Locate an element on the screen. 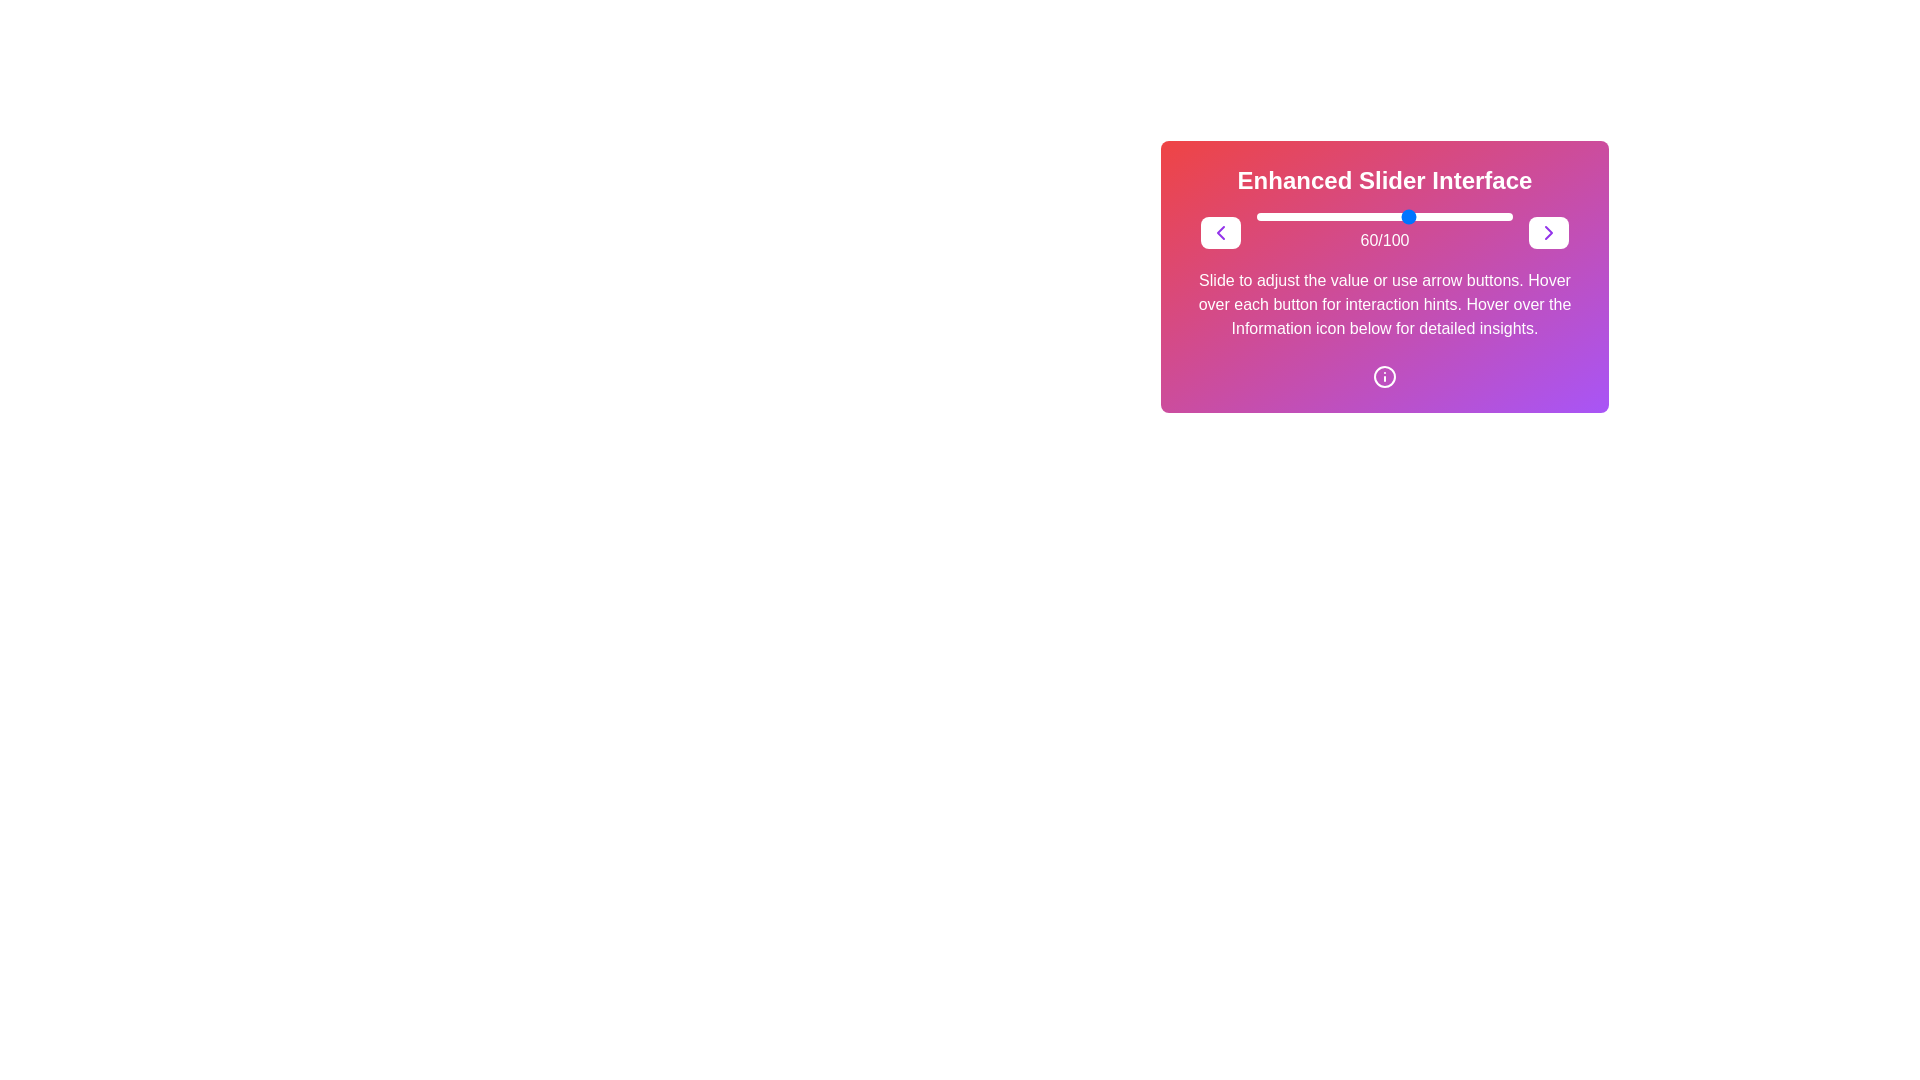  the slider value is located at coordinates (1378, 216).